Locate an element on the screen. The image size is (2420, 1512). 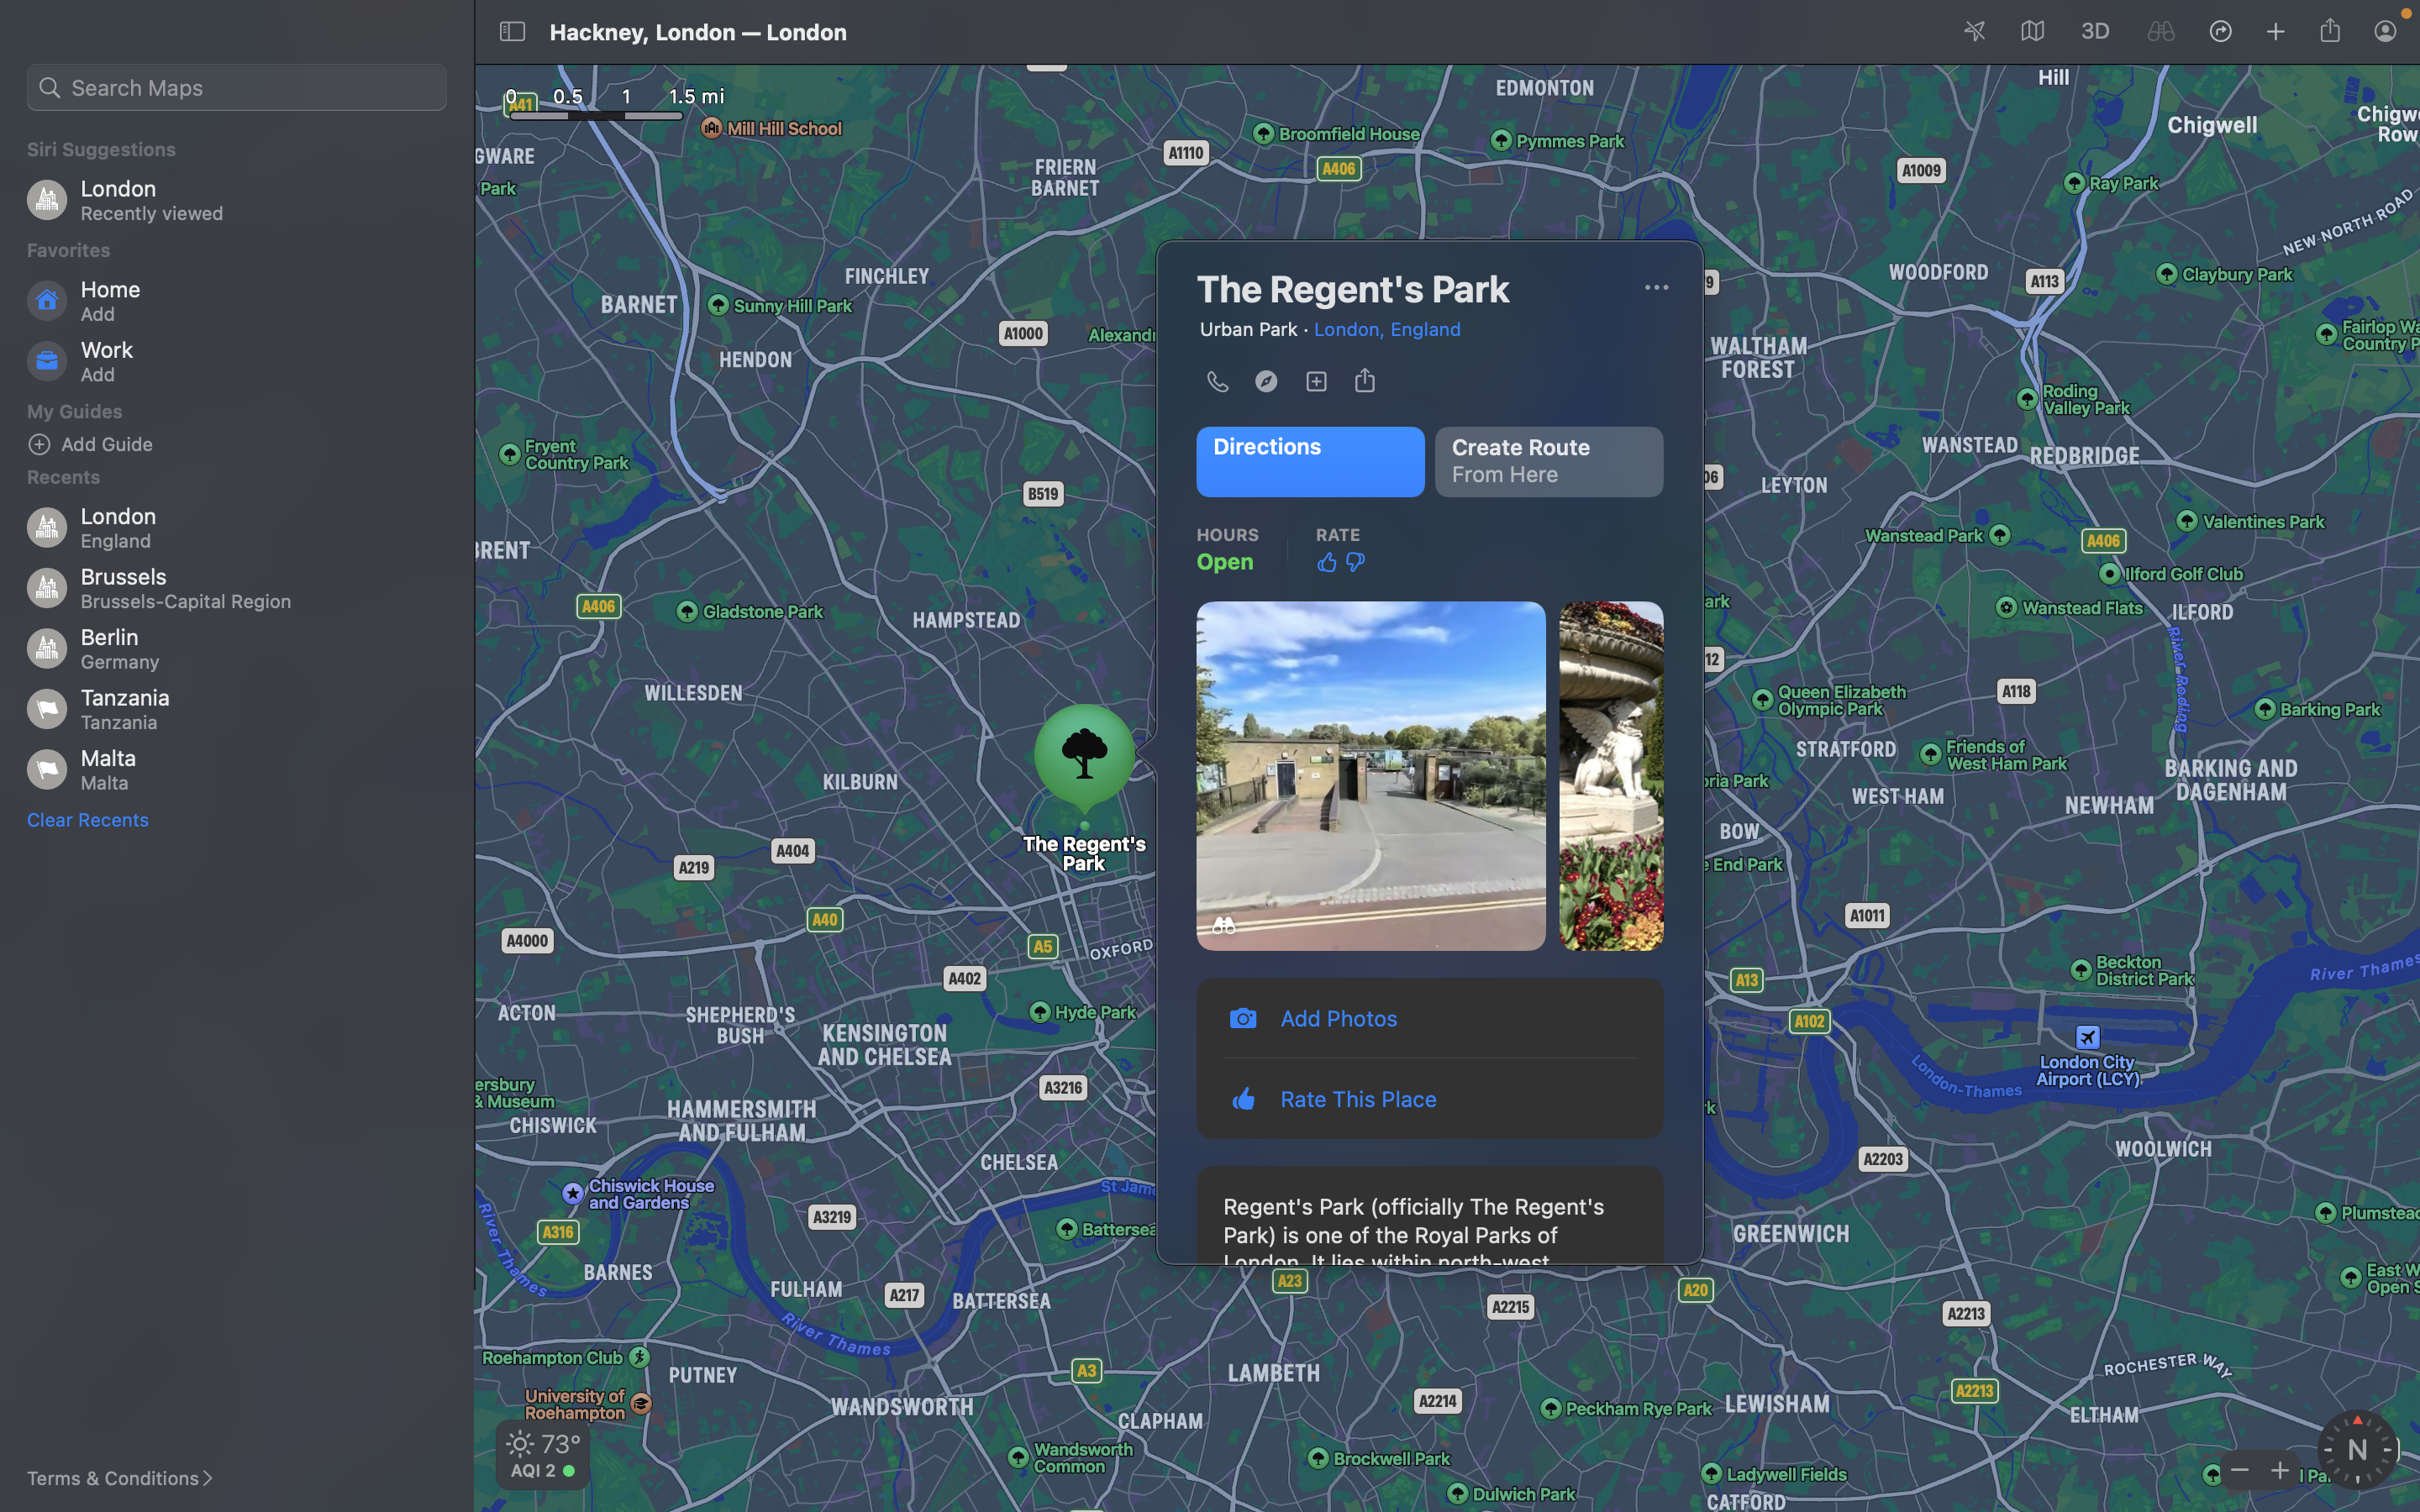
Look for proximate eateries by typing "restaurants" into the search bar is located at coordinates (234, 83).